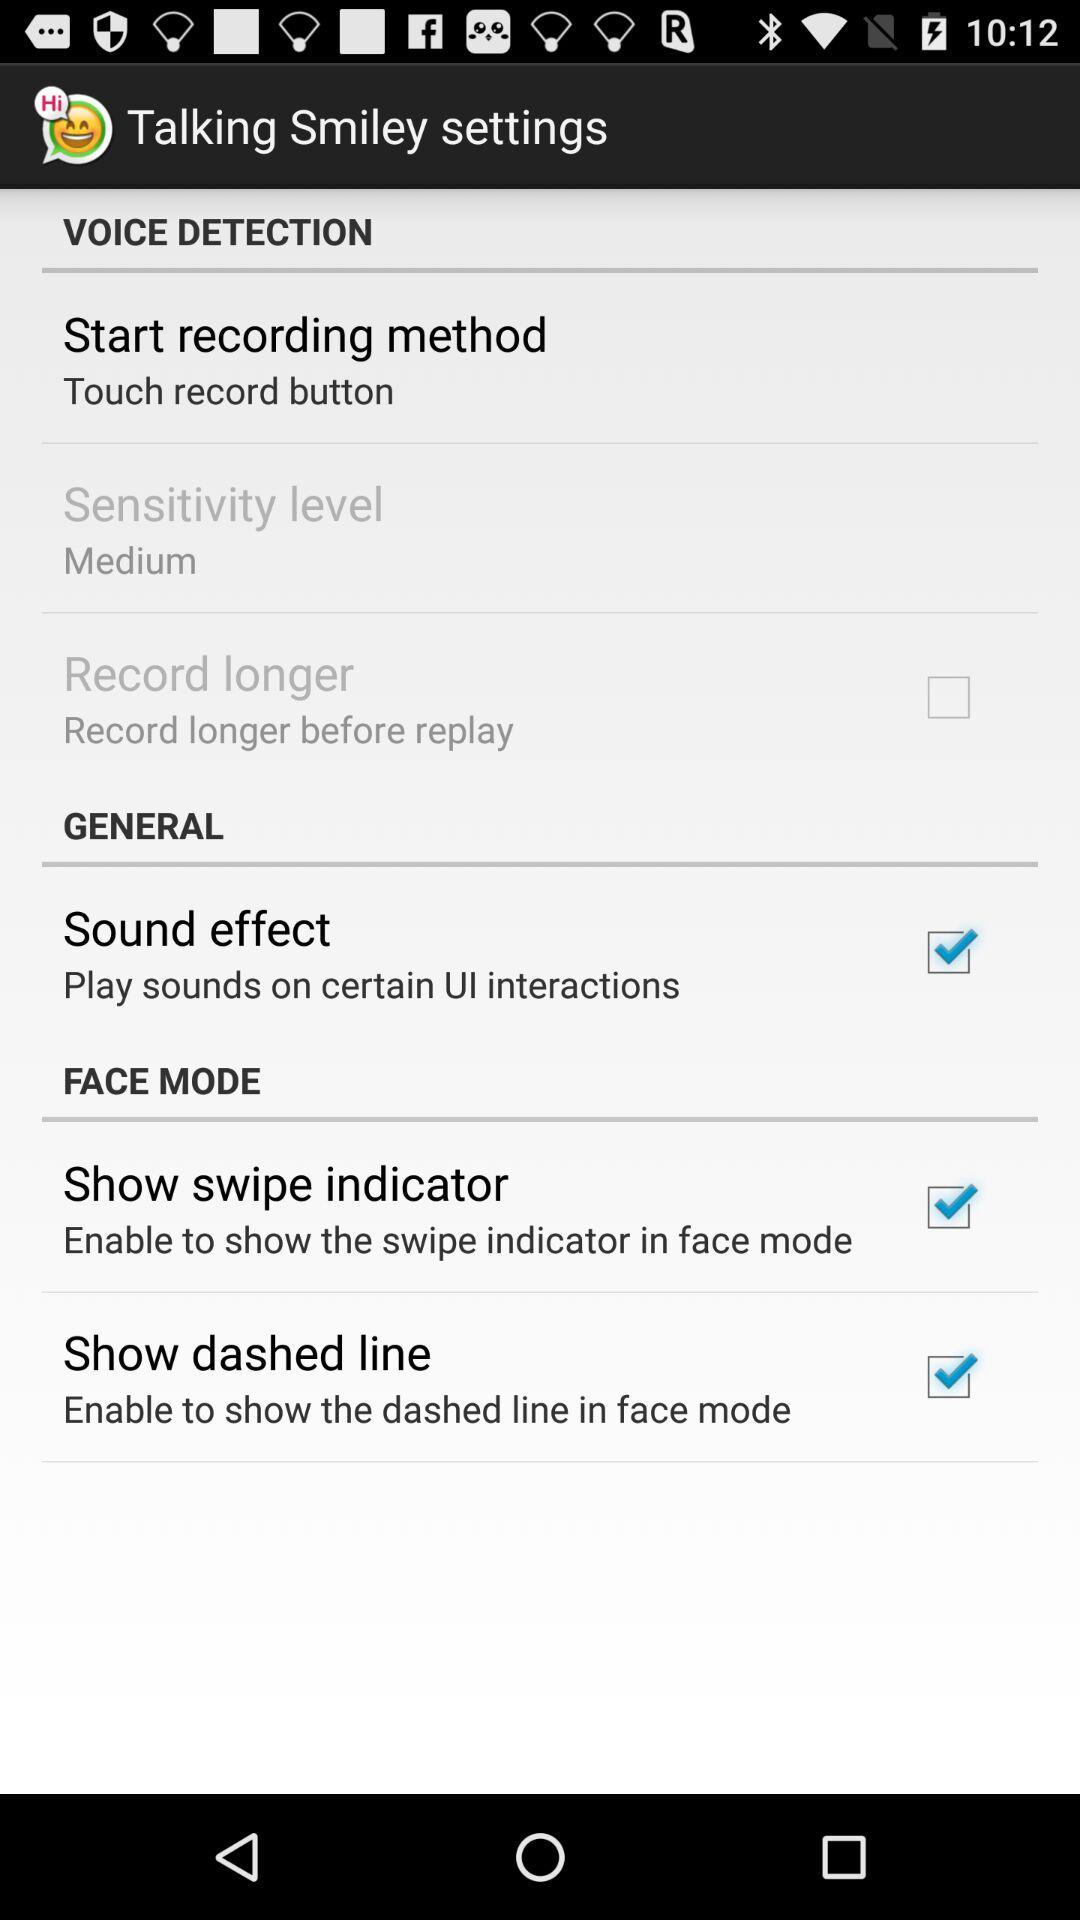  I want to click on voice detection, so click(540, 230).